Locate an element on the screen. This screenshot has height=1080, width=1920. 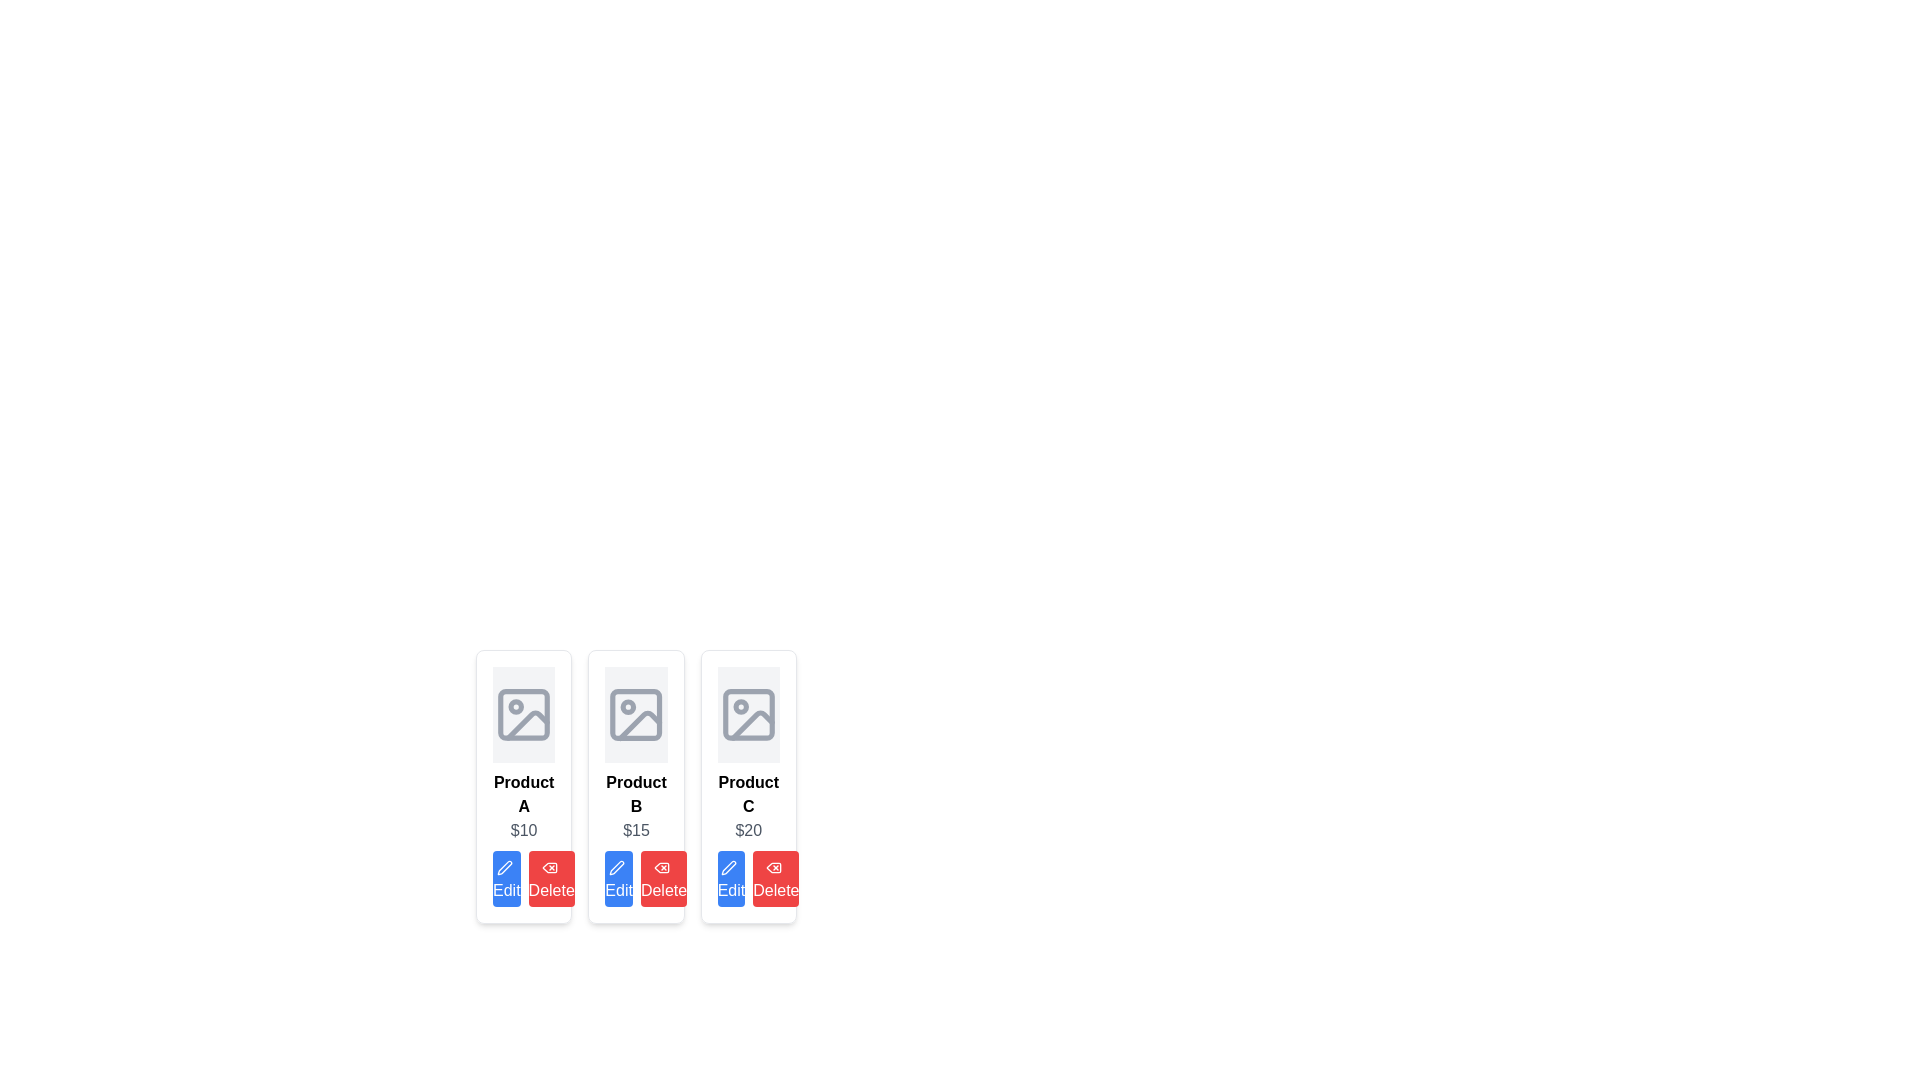
the Decorative Icon element, which is a small circular shape located in the upper left quadrant of an image placeholder is located at coordinates (516, 706).